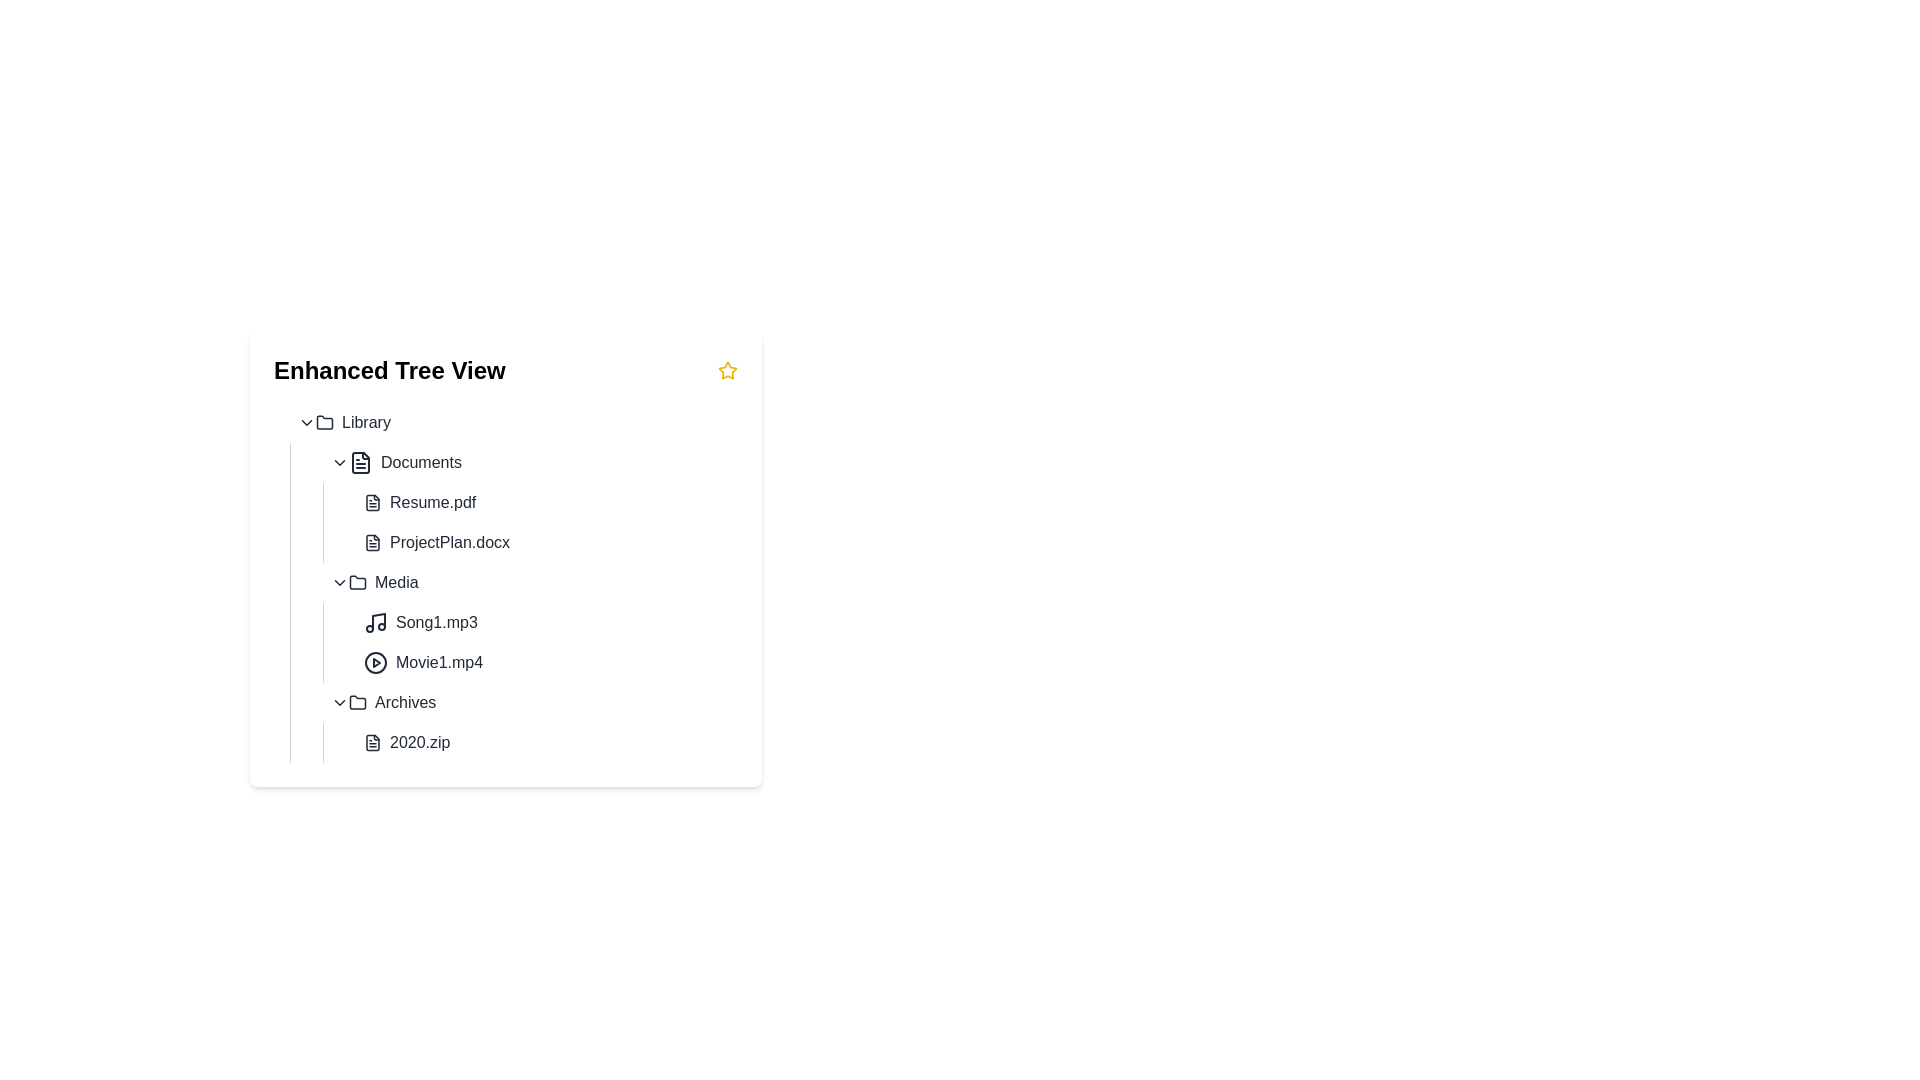 The height and width of the screenshot is (1080, 1920). What do you see at coordinates (419, 743) in the screenshot?
I see `the text label representing the file '2020.zip'` at bounding box center [419, 743].